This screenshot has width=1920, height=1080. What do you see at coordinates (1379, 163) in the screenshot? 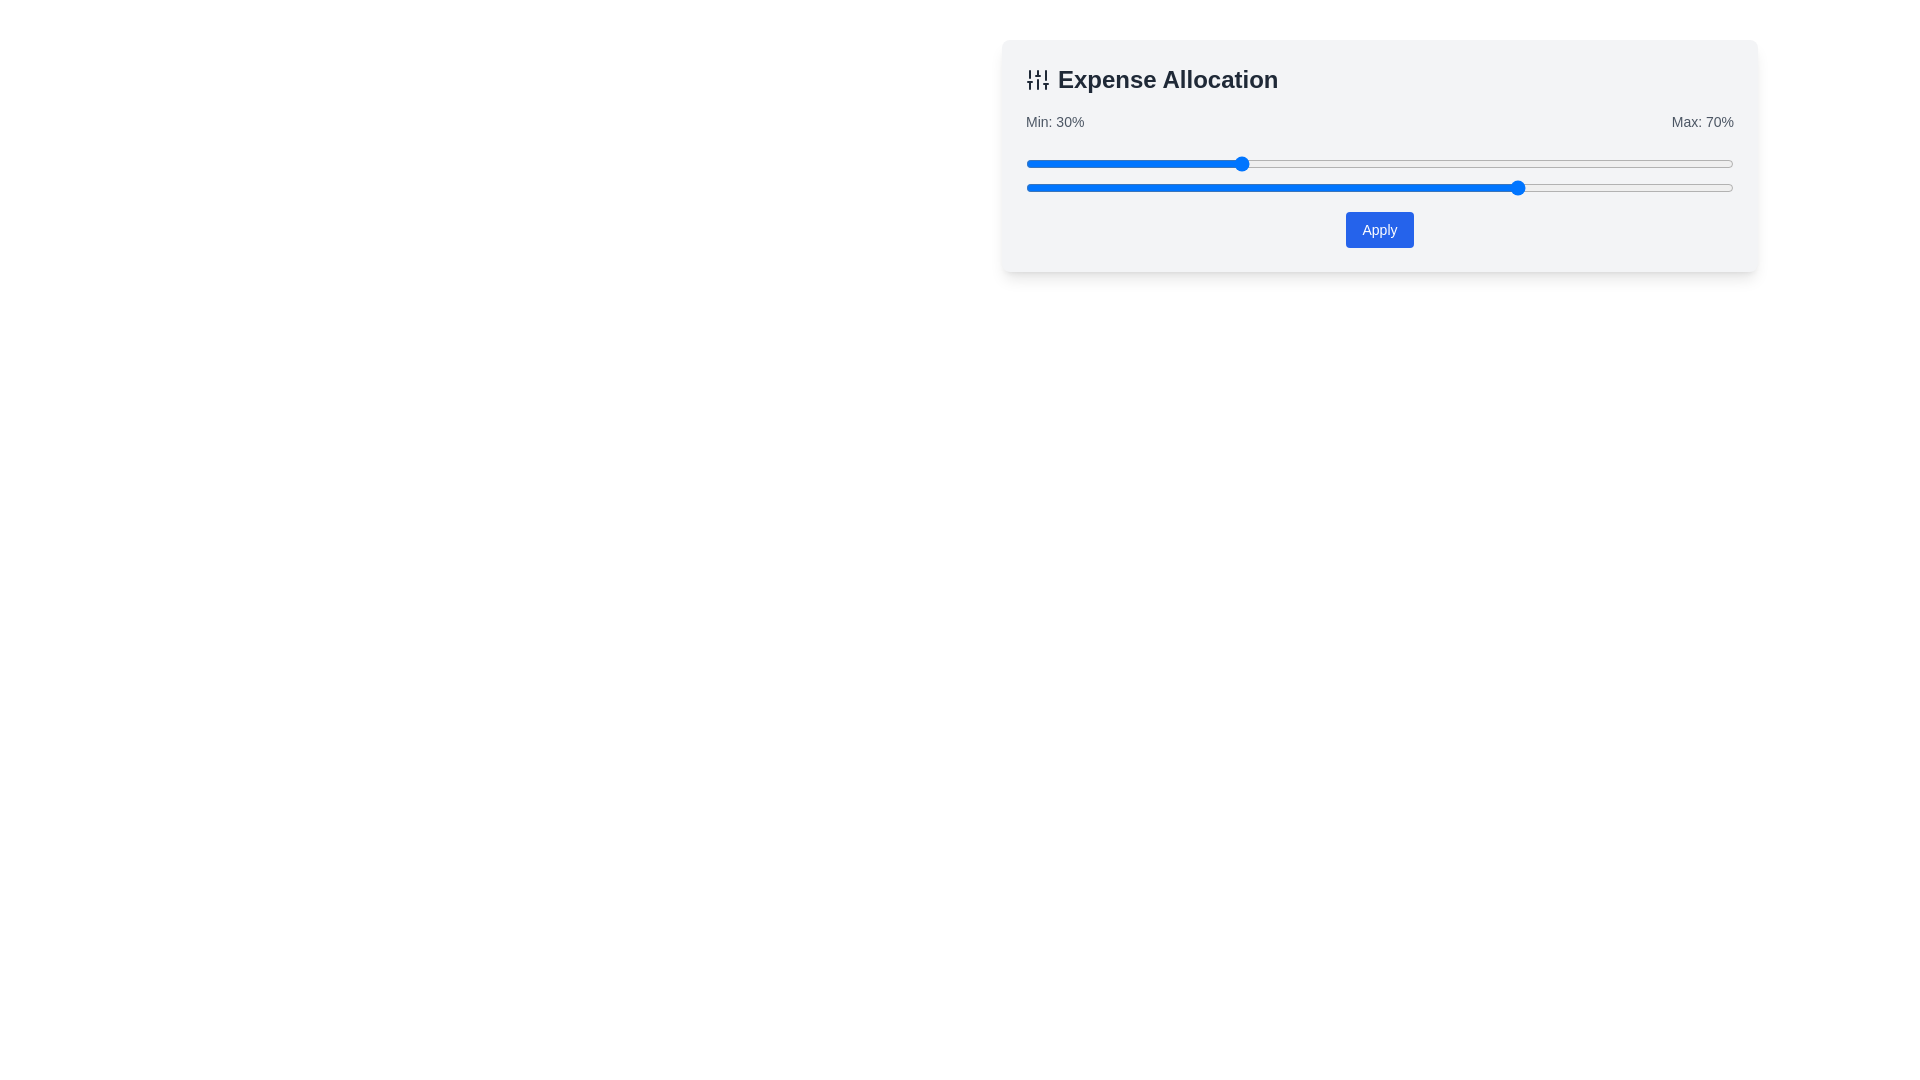
I see `the handle of the range slider in the 'Expense Allocation' card` at bounding box center [1379, 163].